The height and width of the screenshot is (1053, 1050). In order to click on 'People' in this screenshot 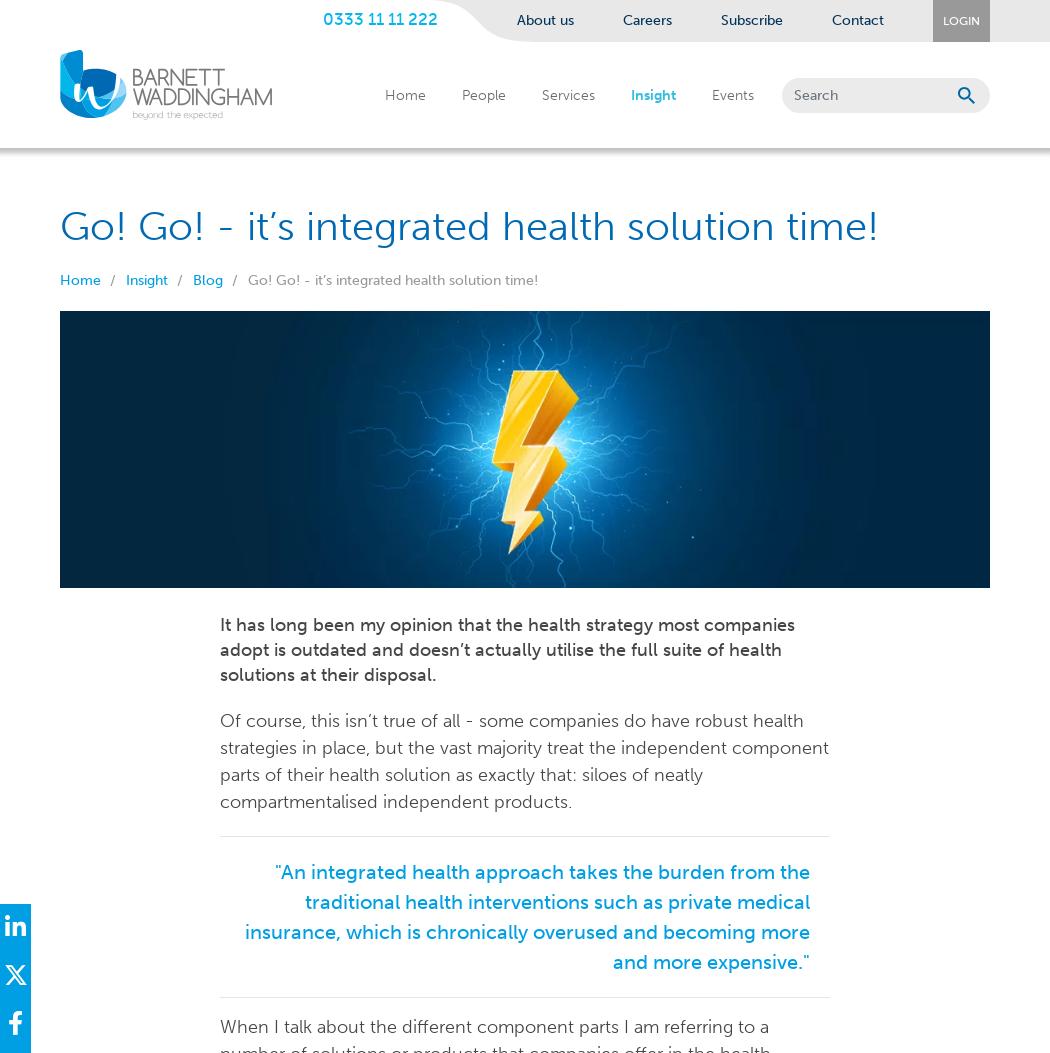, I will do `click(484, 93)`.